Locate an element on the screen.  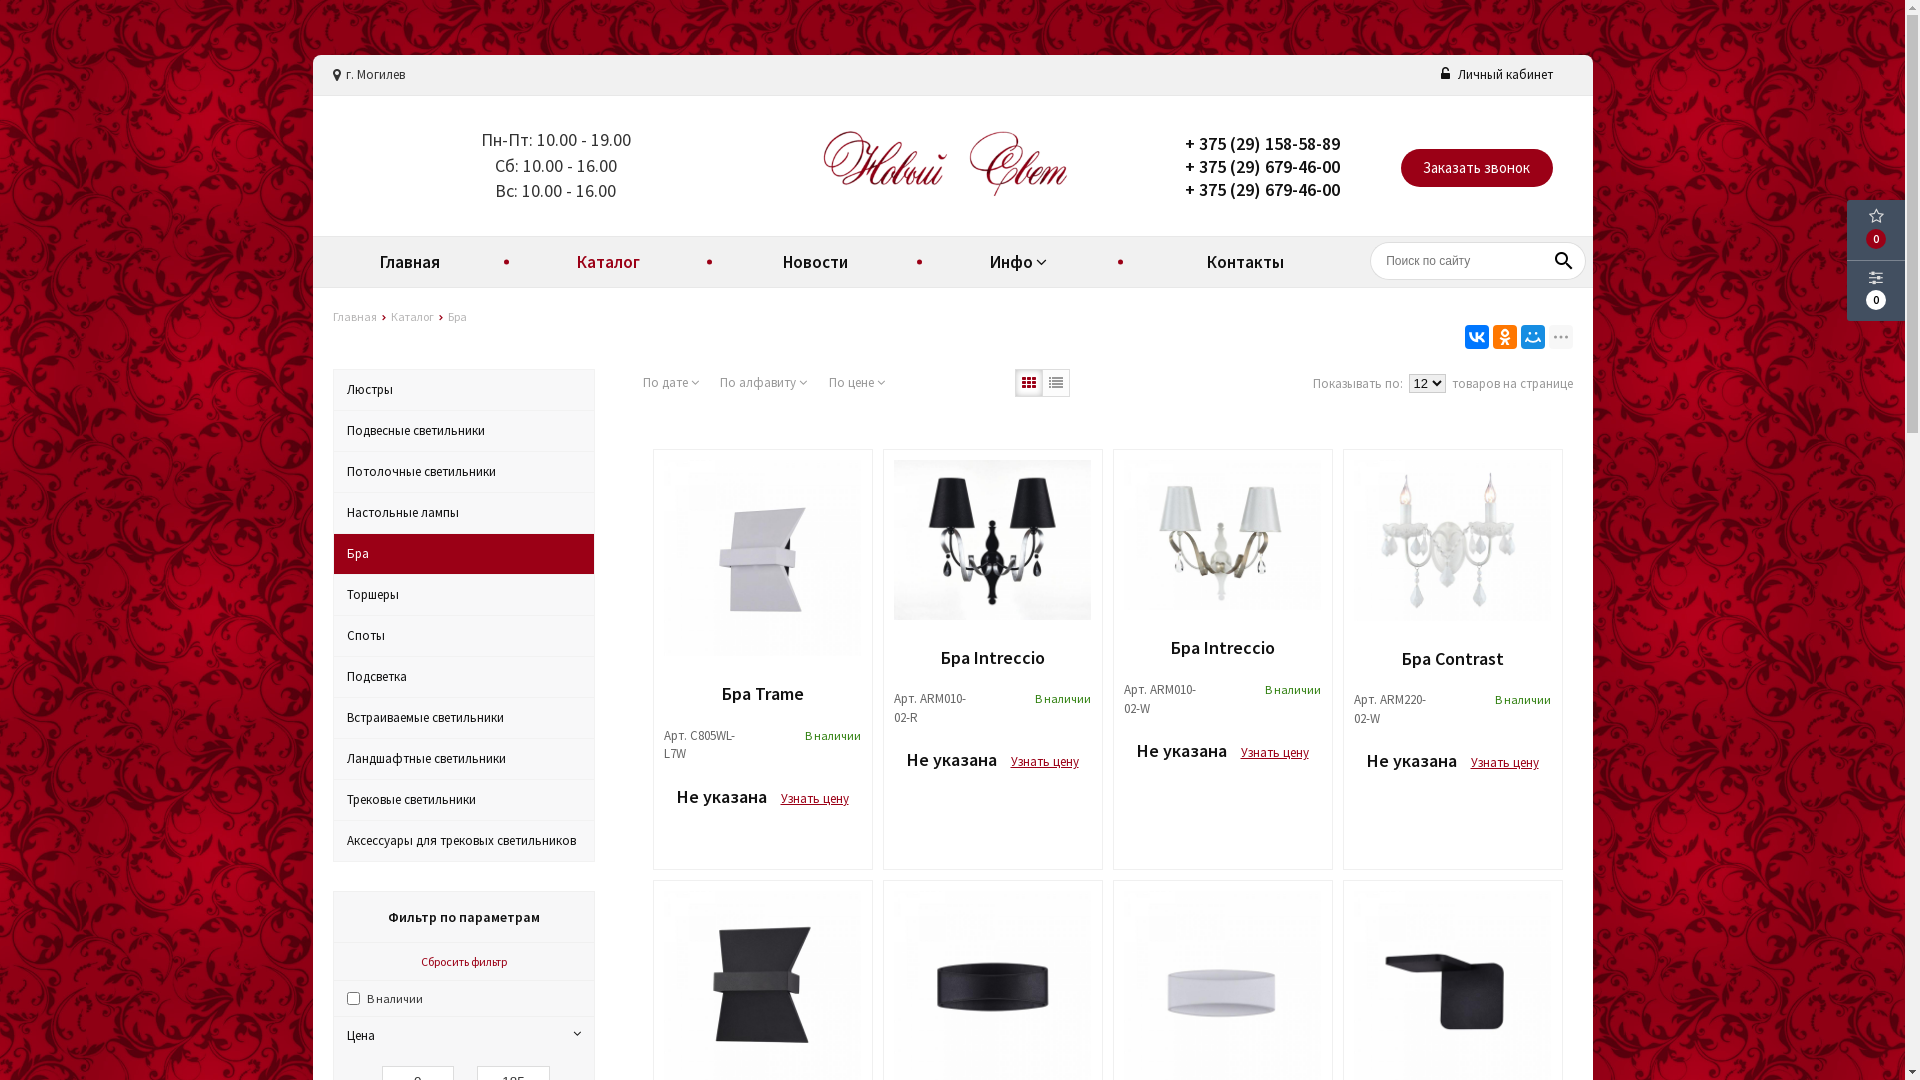
'0' is located at coordinates (1875, 229).